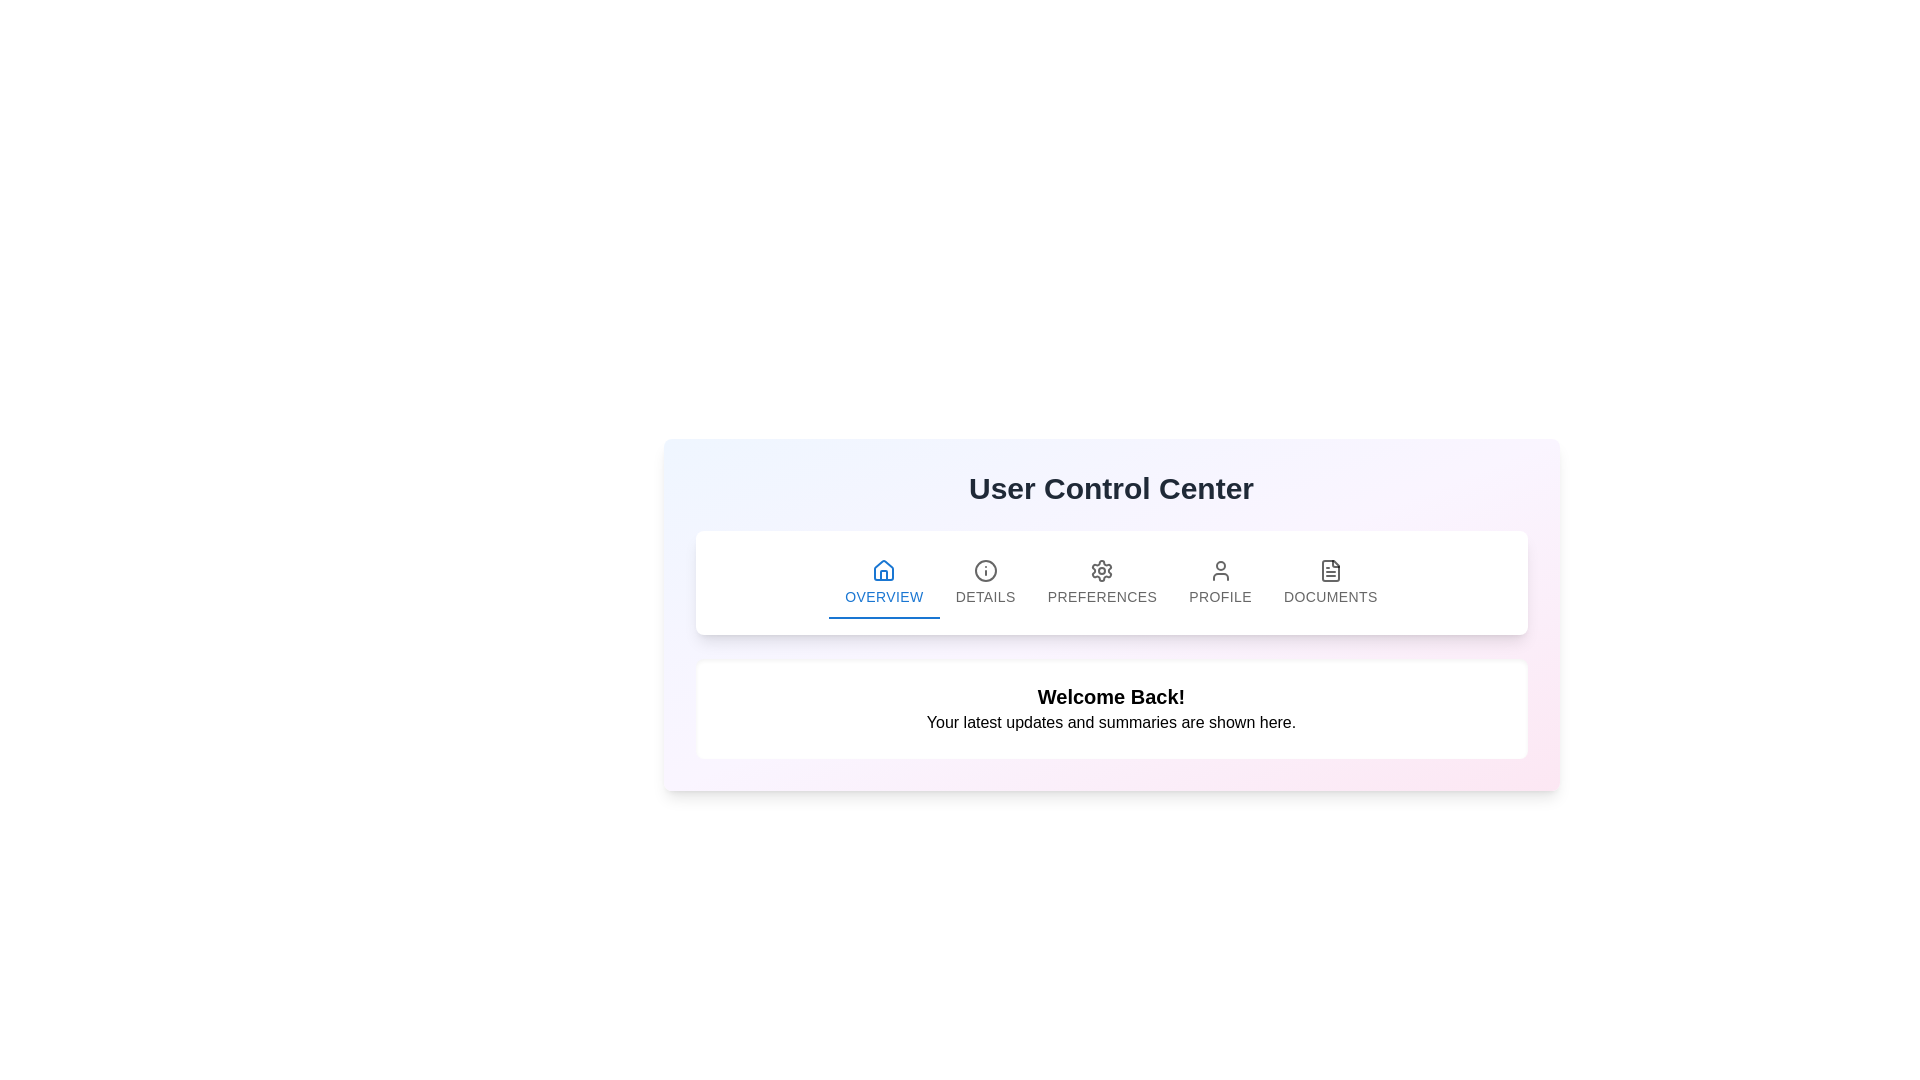  Describe the element at coordinates (985, 582) in the screenshot. I see `the 'Details' tab button` at that location.